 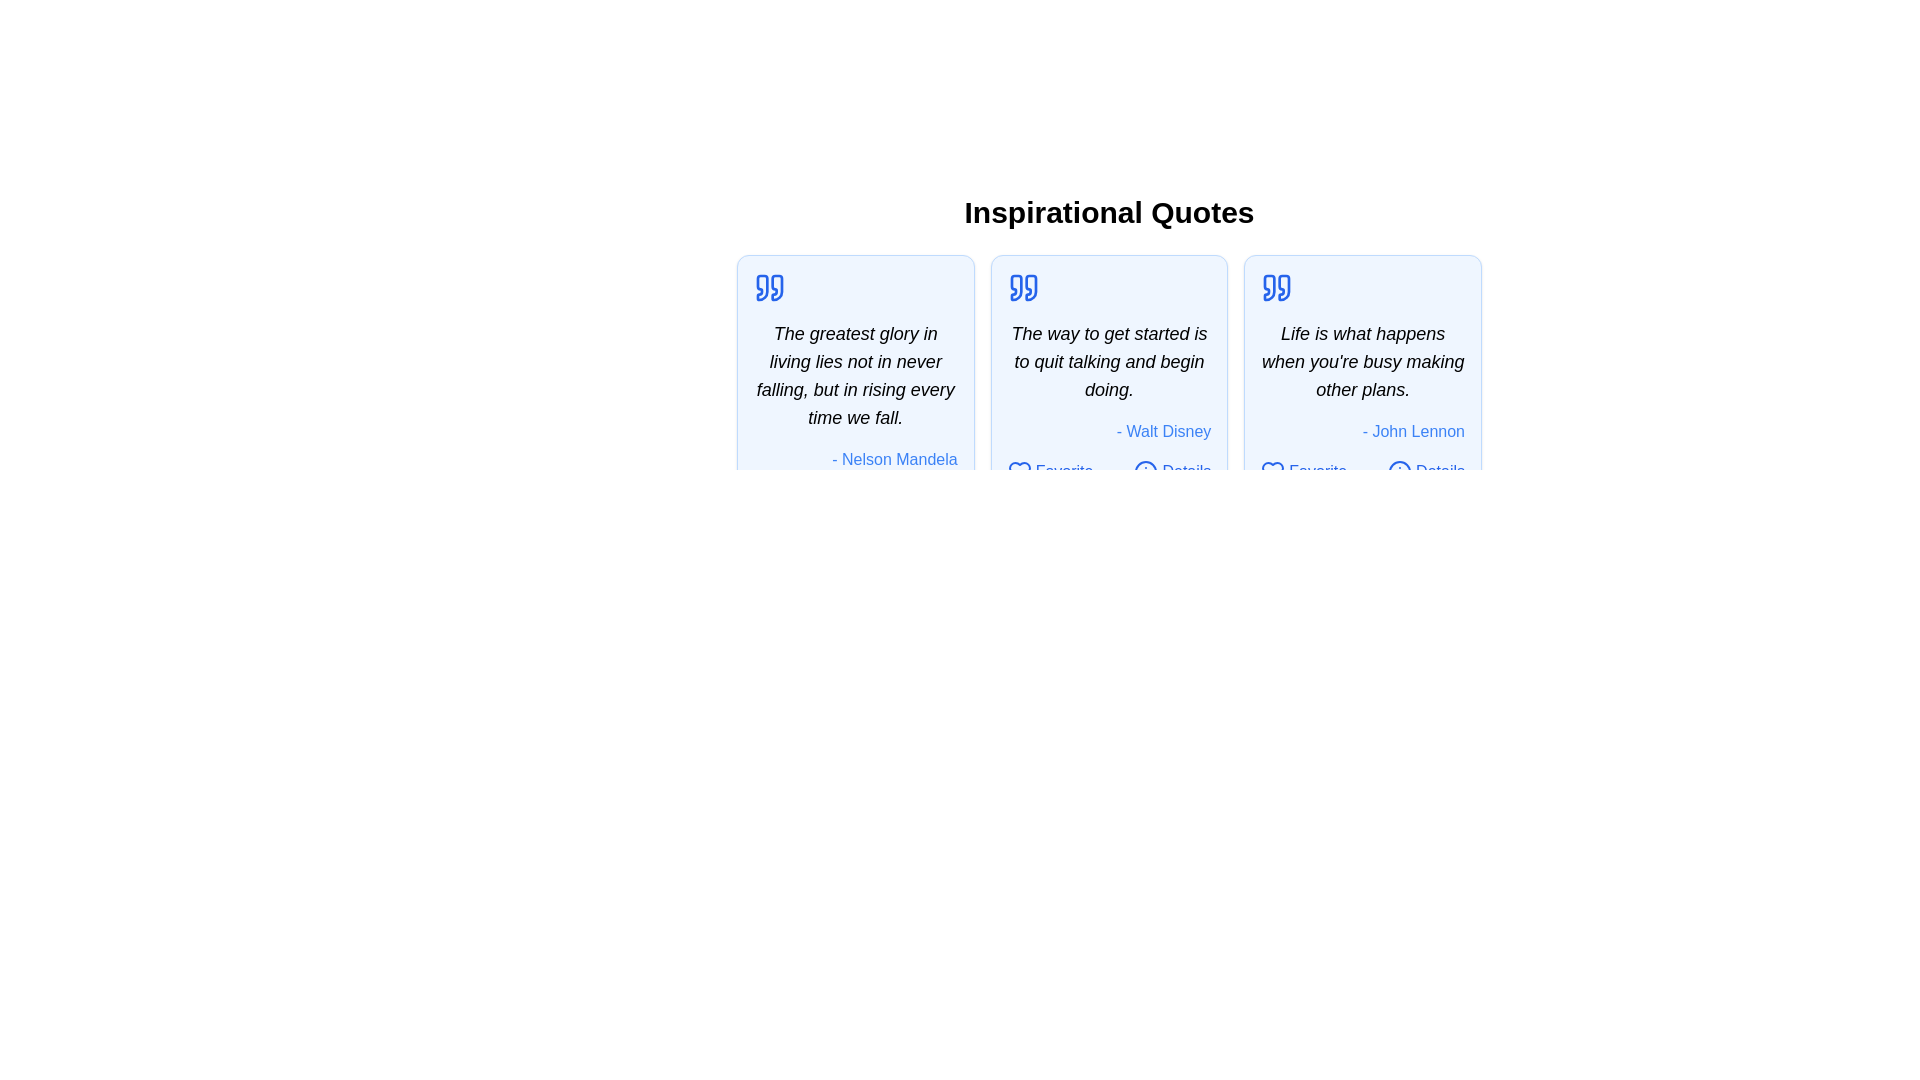 I want to click on the text label displaying the name '- Nelson Mandela', which is right-aligned and styled in blue, positioned below the quote text and above the 'Favorite' and 'Details' buttons, so click(x=855, y=459).